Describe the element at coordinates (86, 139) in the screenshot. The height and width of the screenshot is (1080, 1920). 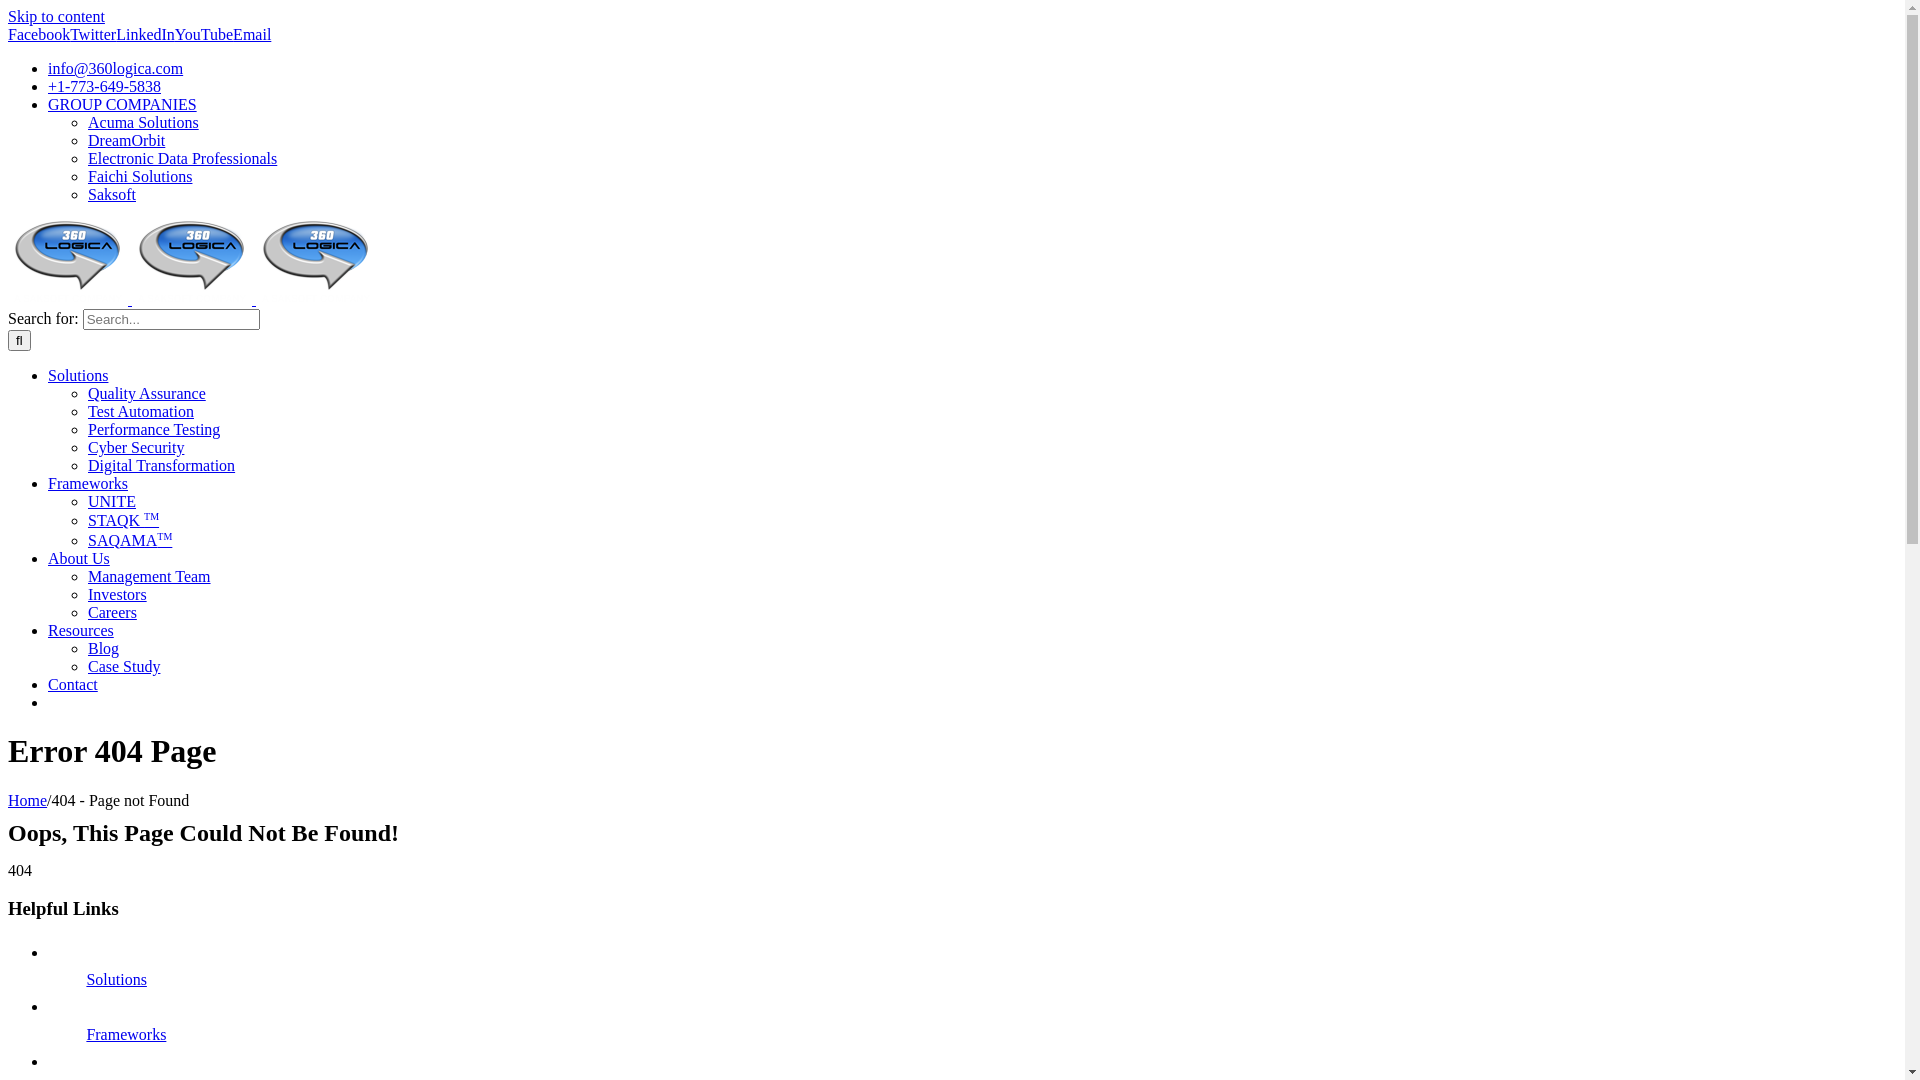
I see `'DreamOrbit'` at that location.